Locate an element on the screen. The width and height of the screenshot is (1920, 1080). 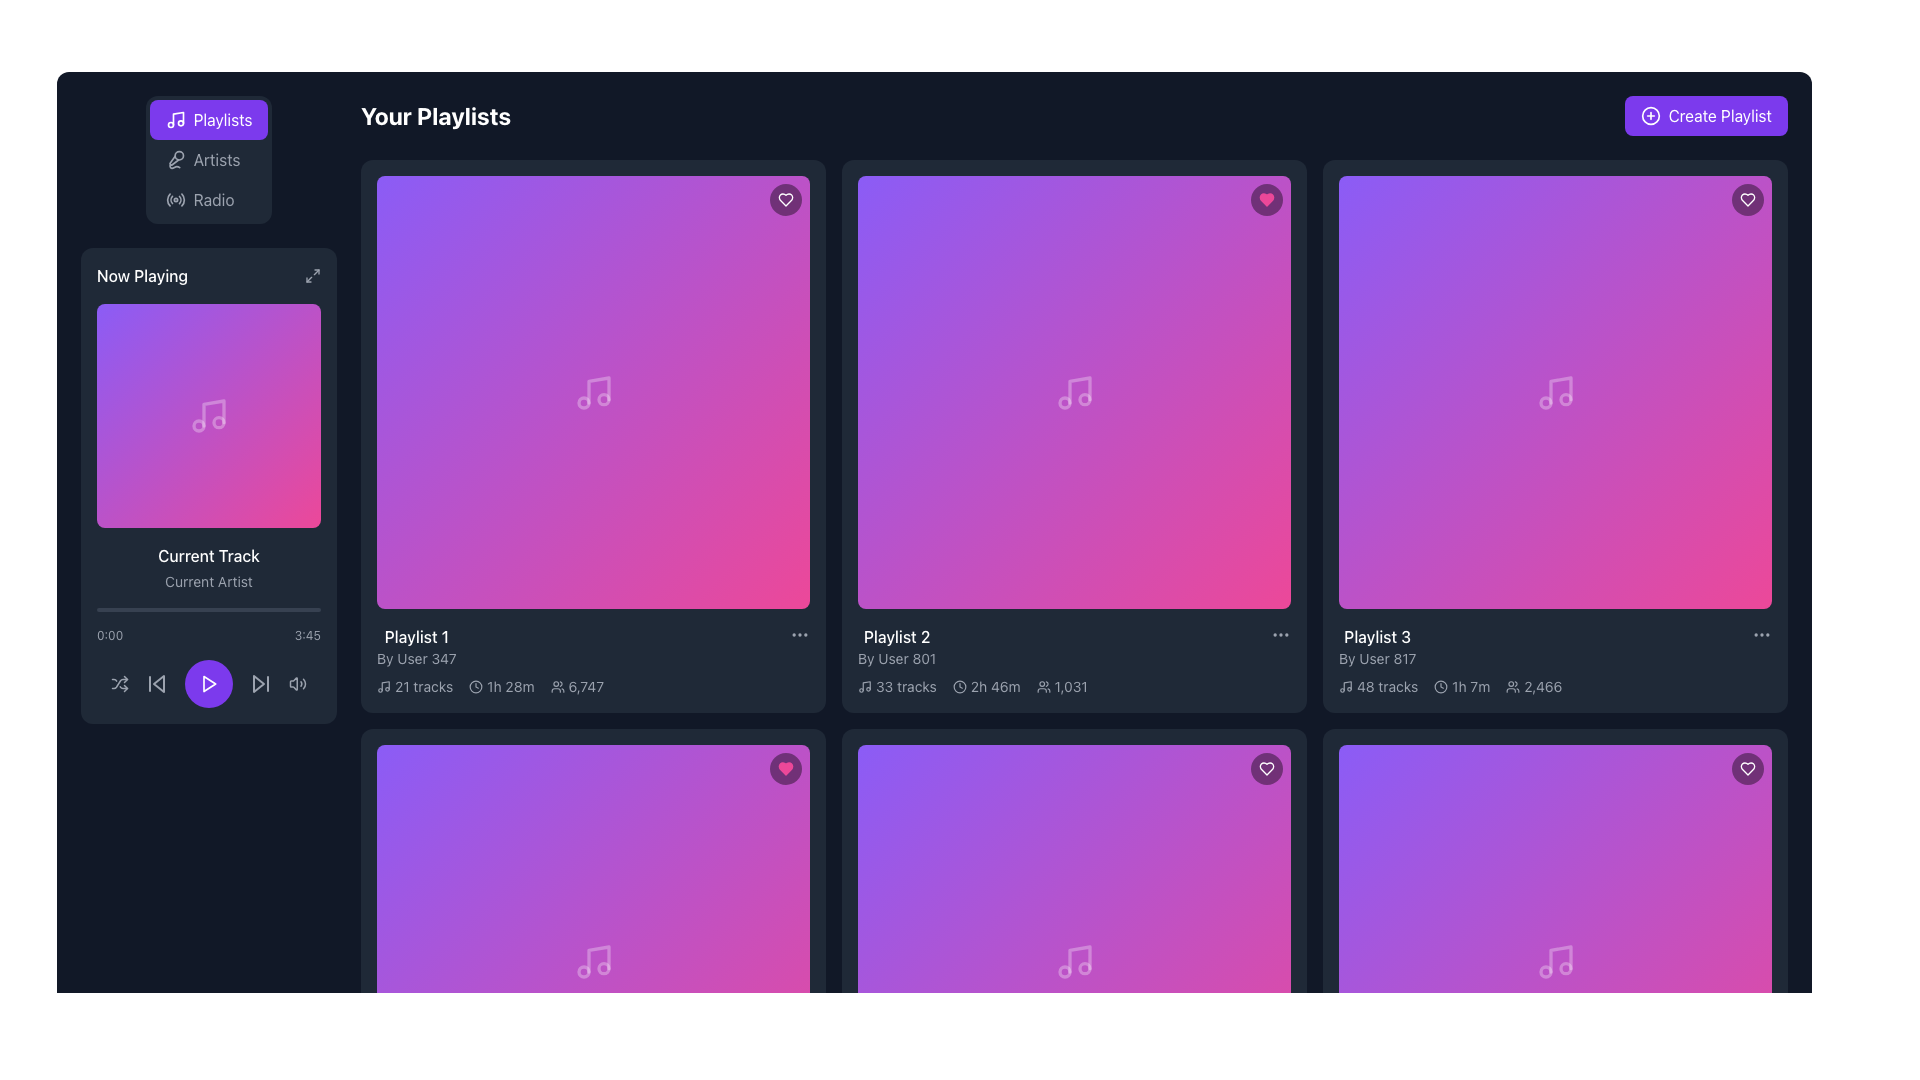
text label displaying '33 tracks' located below 'Playlist 2' and to the right of the musical note icon to understand the track count is located at coordinates (905, 685).